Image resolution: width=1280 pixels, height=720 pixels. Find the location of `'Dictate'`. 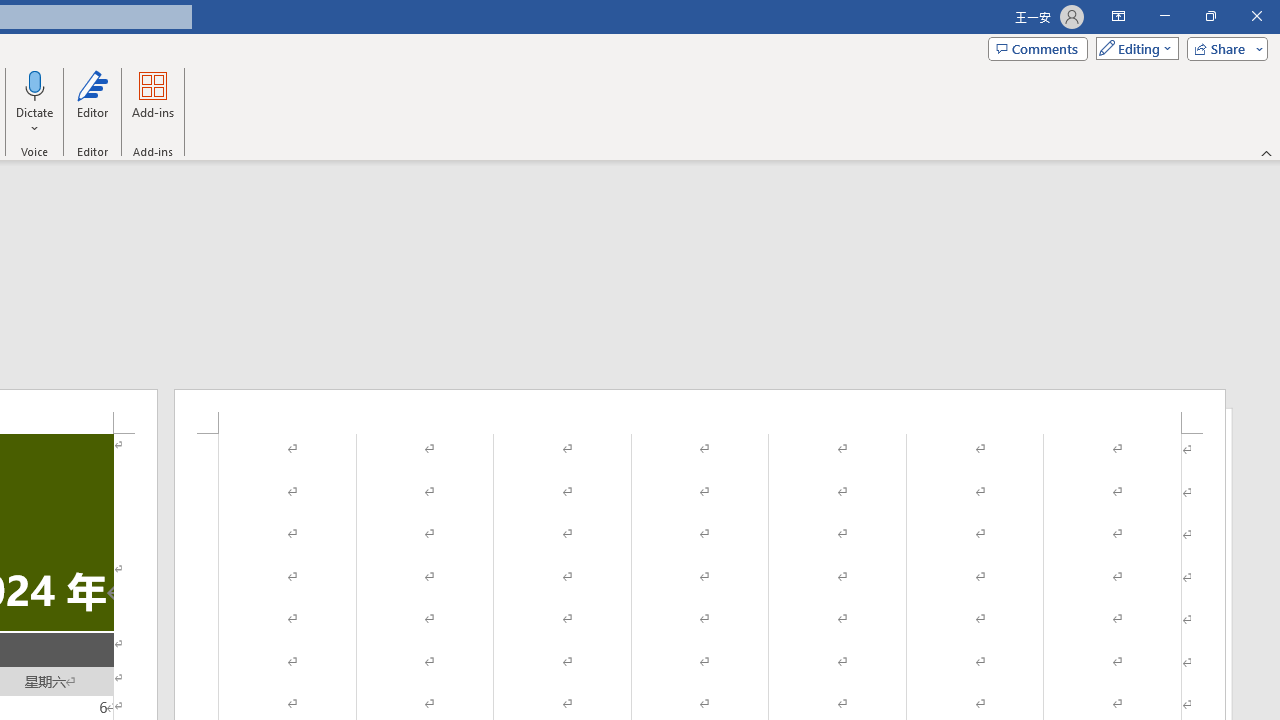

'Dictate' is located at coordinates (35, 103).